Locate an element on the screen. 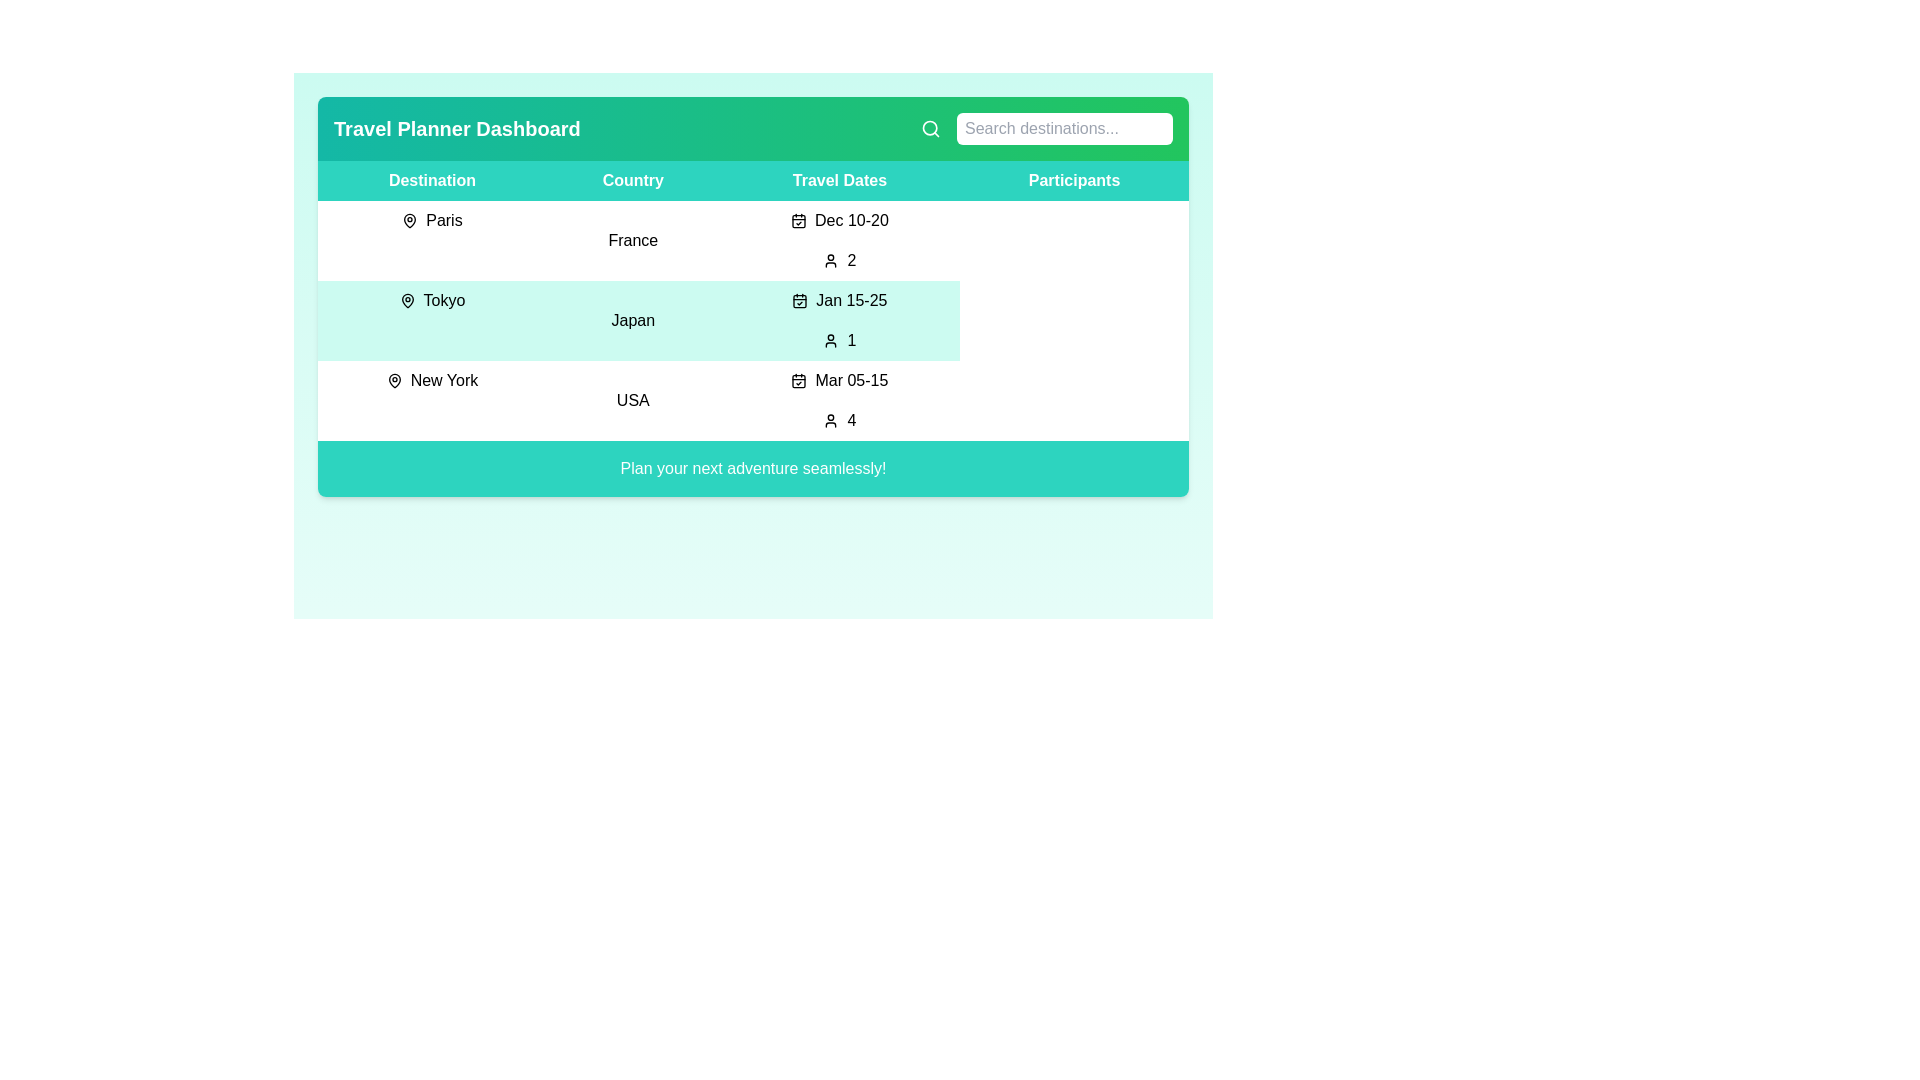 Image resolution: width=1920 pixels, height=1080 pixels. the second row in the 'Travel Planner Dashboard' table that contains the travel plan for 'Tokyo', 'Japan' with travel dates 'Jan 15-25' and '1' participant is located at coordinates (752, 319).